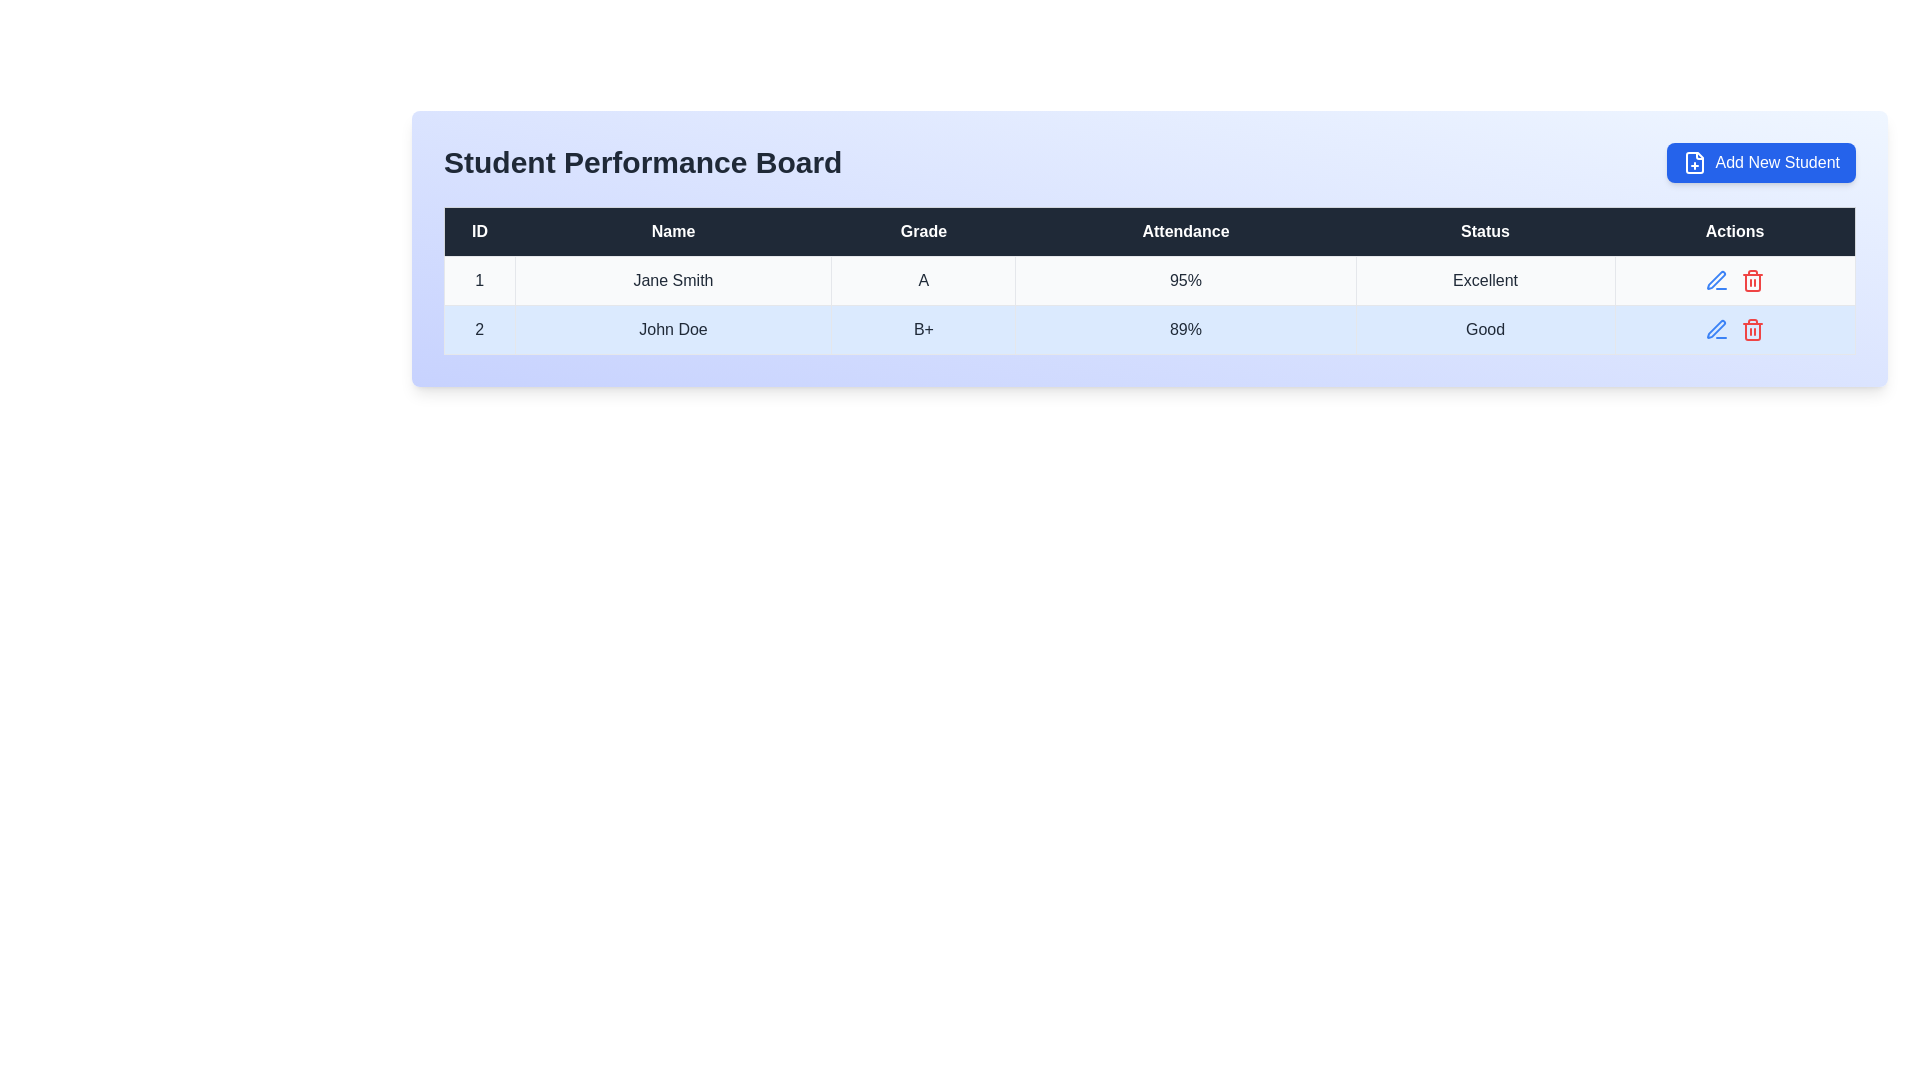 The width and height of the screenshot is (1920, 1080). I want to click on the 'Status' static text label, which is the fifth column header in the data table, positioned between the 'Attendance' and 'Actions' headers, so click(1485, 230).